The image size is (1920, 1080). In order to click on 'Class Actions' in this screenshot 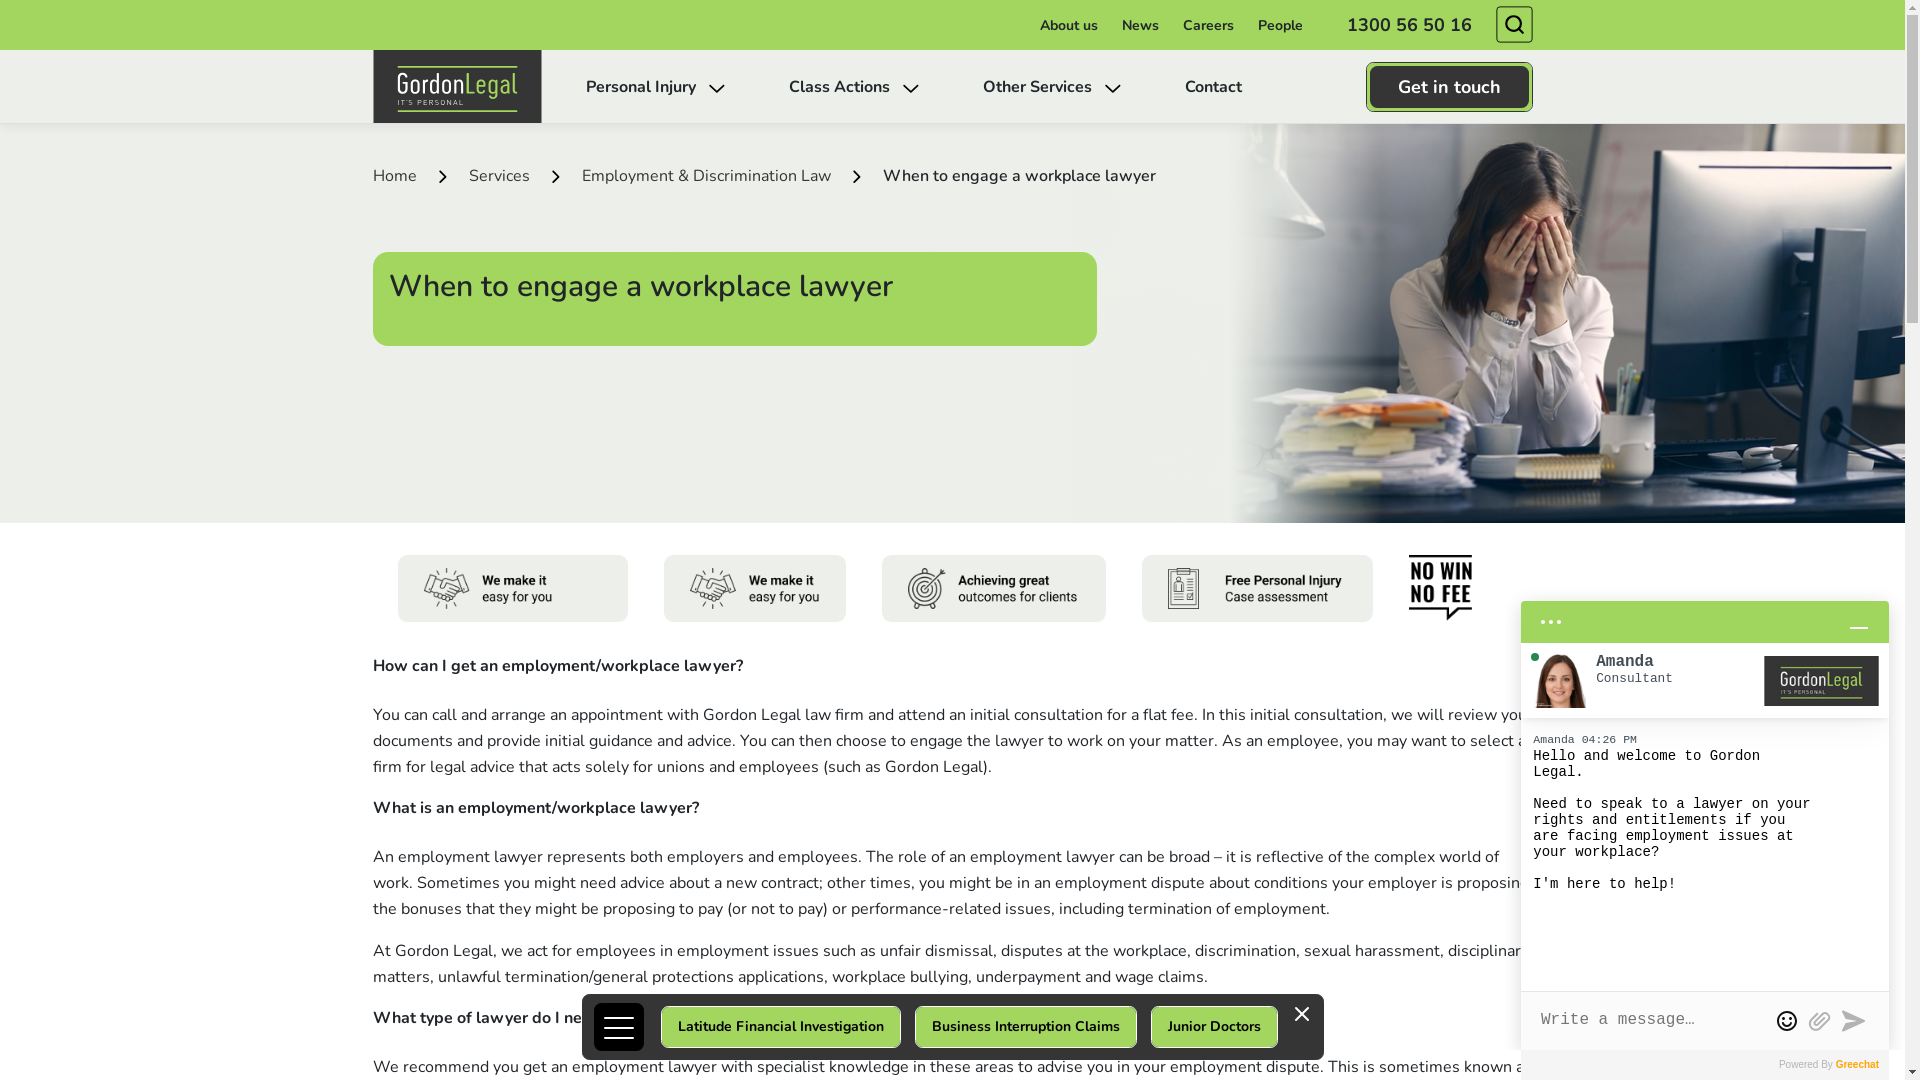, I will do `click(853, 86)`.